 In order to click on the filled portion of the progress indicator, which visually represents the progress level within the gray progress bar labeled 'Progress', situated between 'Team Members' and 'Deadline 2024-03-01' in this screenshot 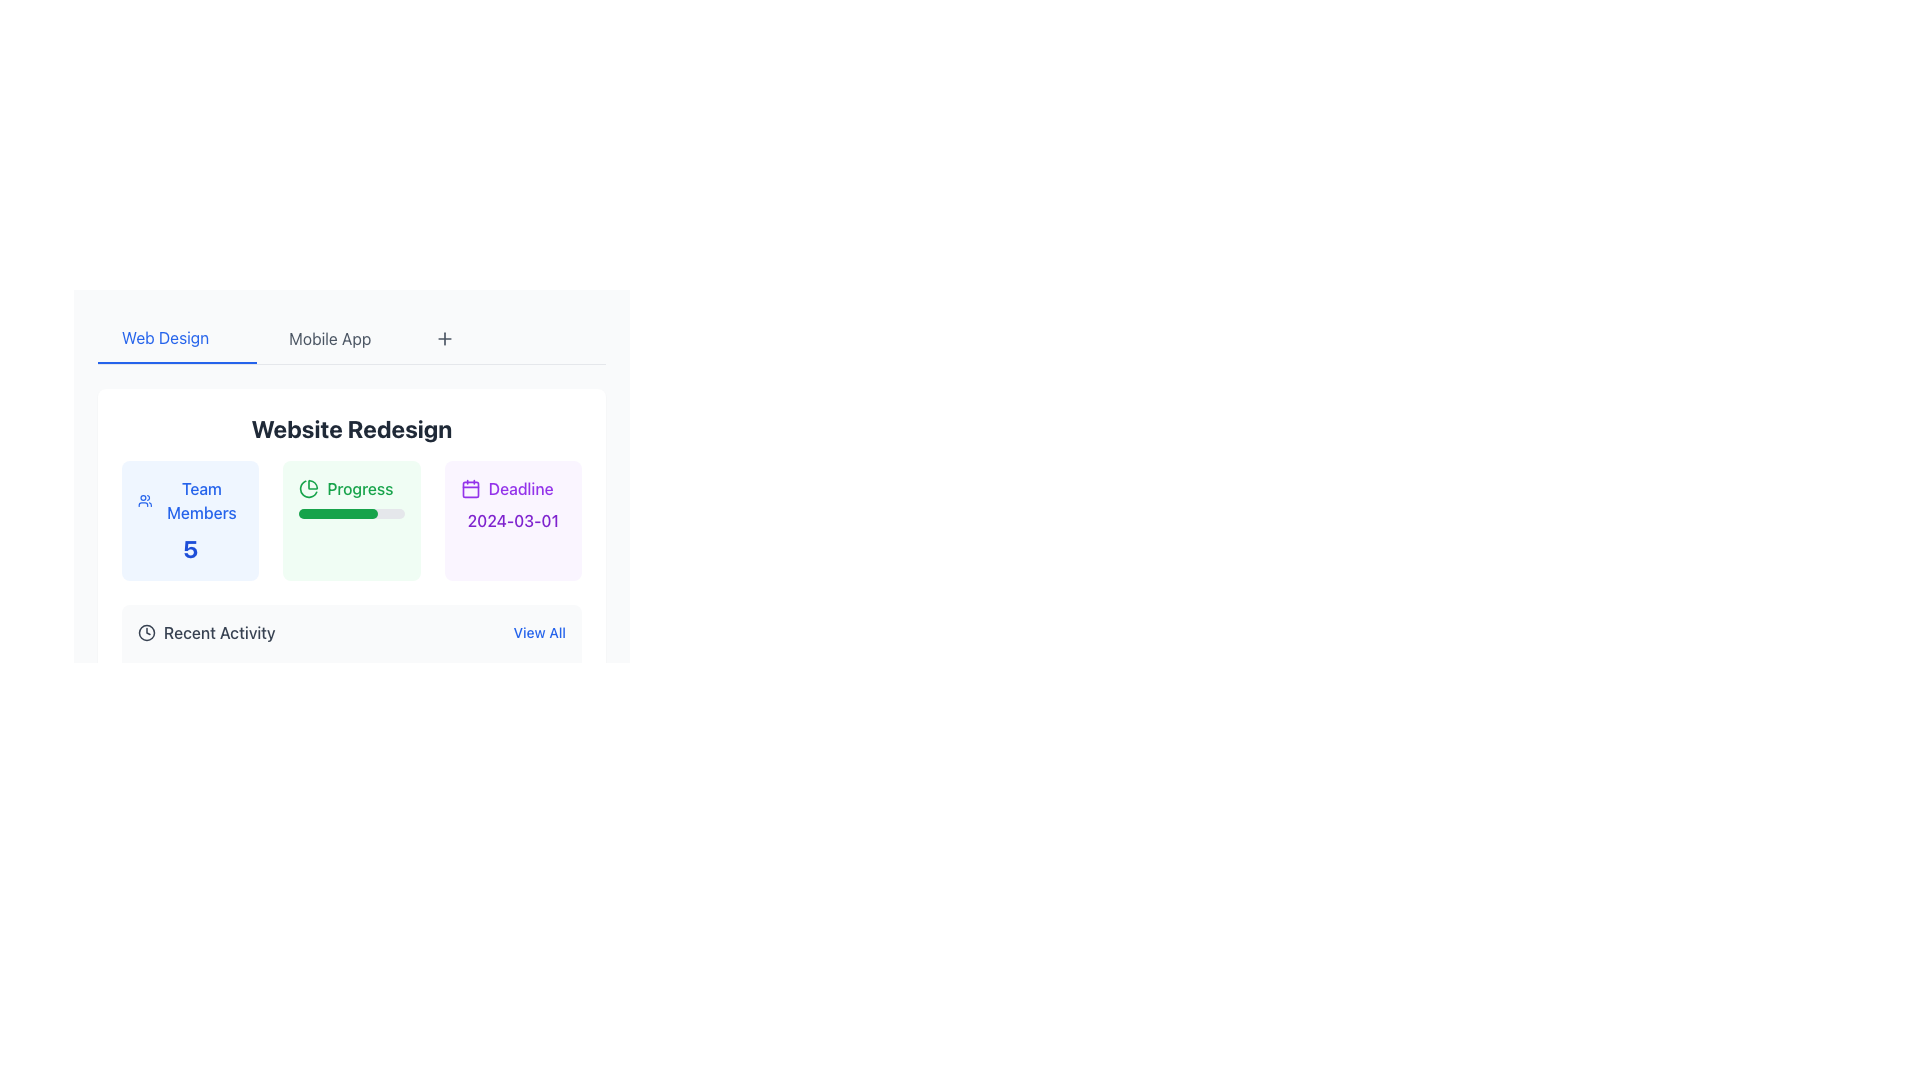, I will do `click(338, 512)`.